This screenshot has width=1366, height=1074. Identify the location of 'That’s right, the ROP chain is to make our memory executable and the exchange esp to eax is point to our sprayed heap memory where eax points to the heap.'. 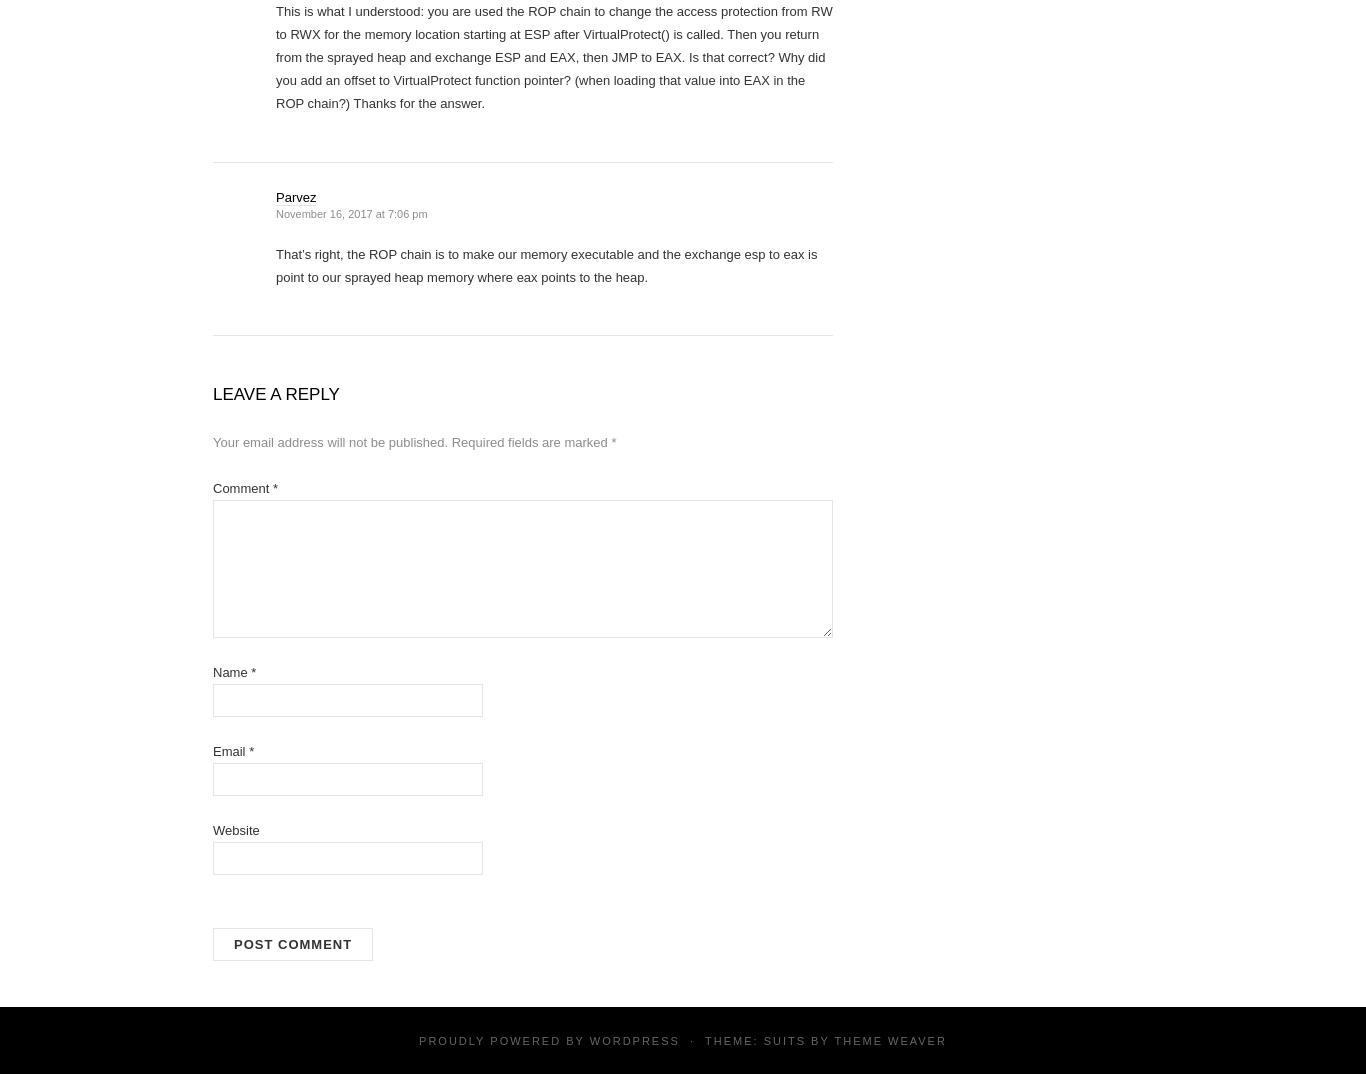
(546, 265).